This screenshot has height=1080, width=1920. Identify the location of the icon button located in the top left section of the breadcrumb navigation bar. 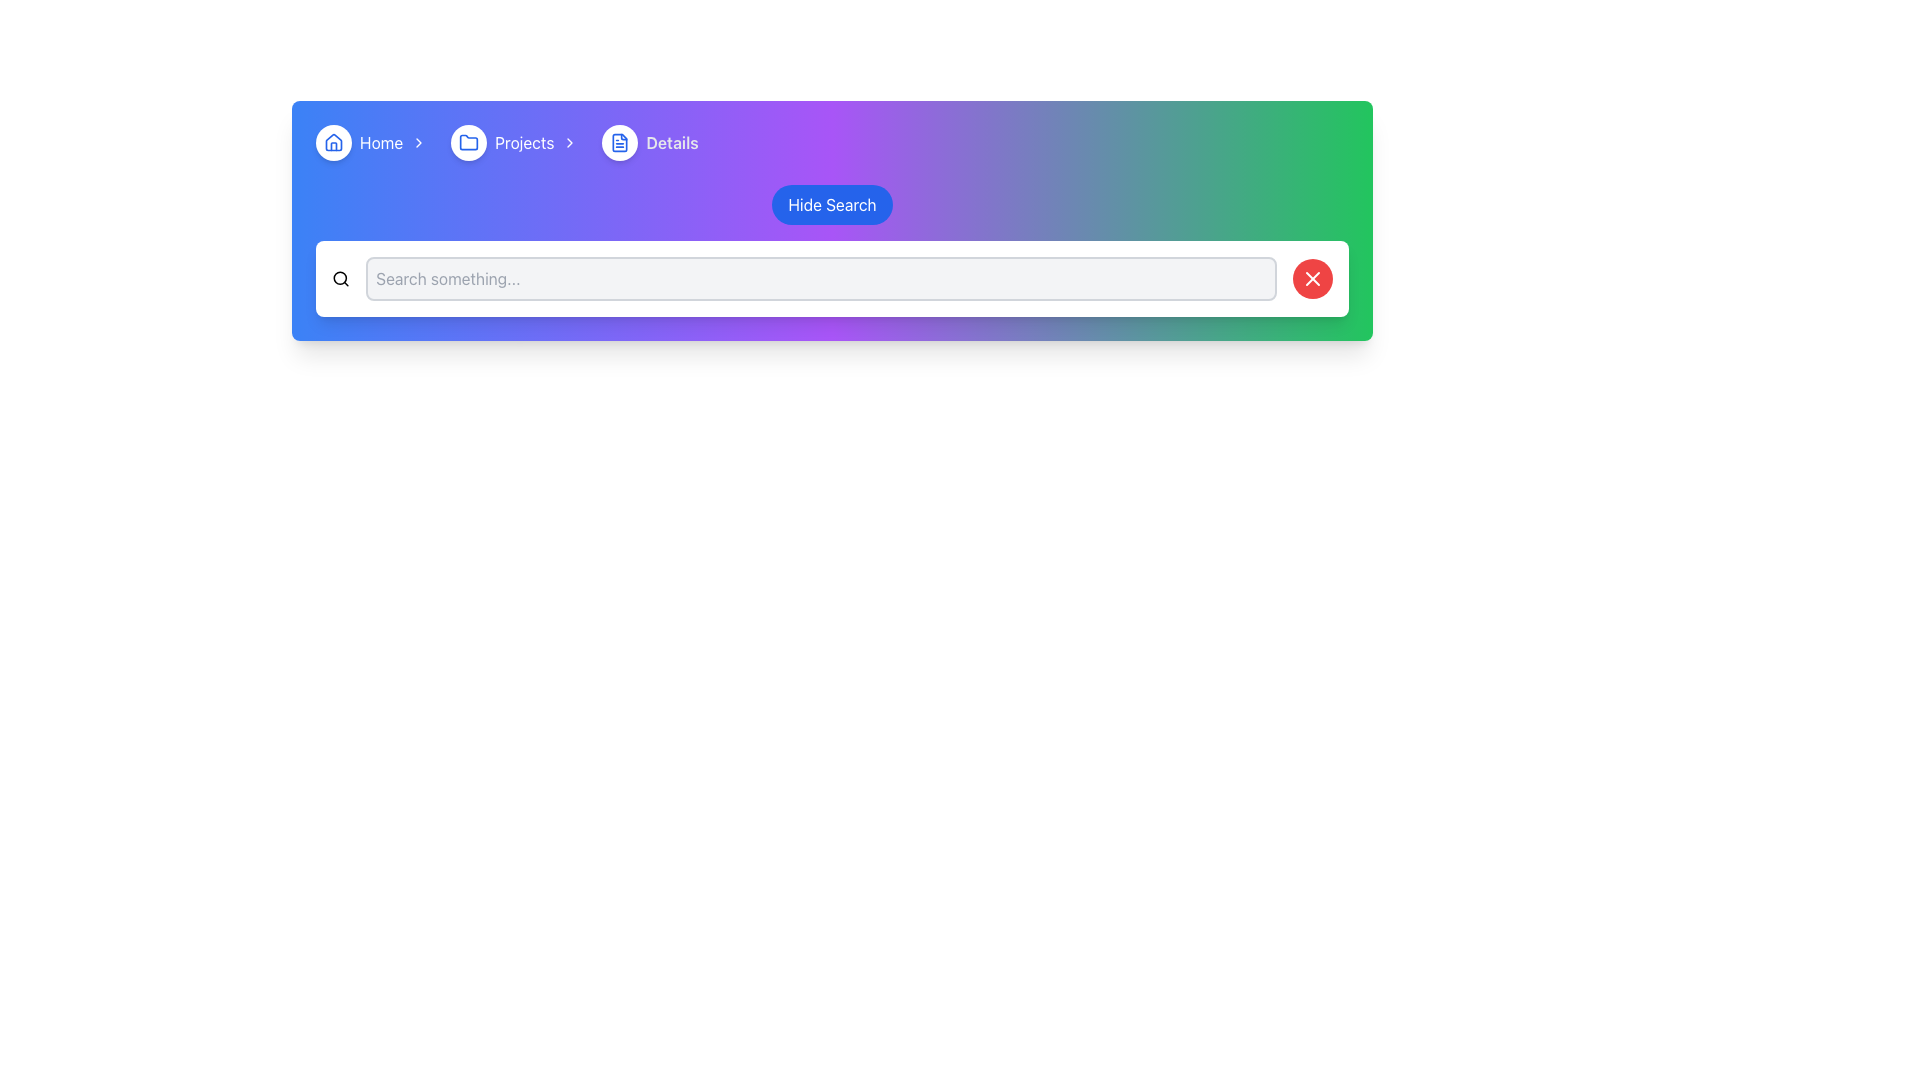
(334, 141).